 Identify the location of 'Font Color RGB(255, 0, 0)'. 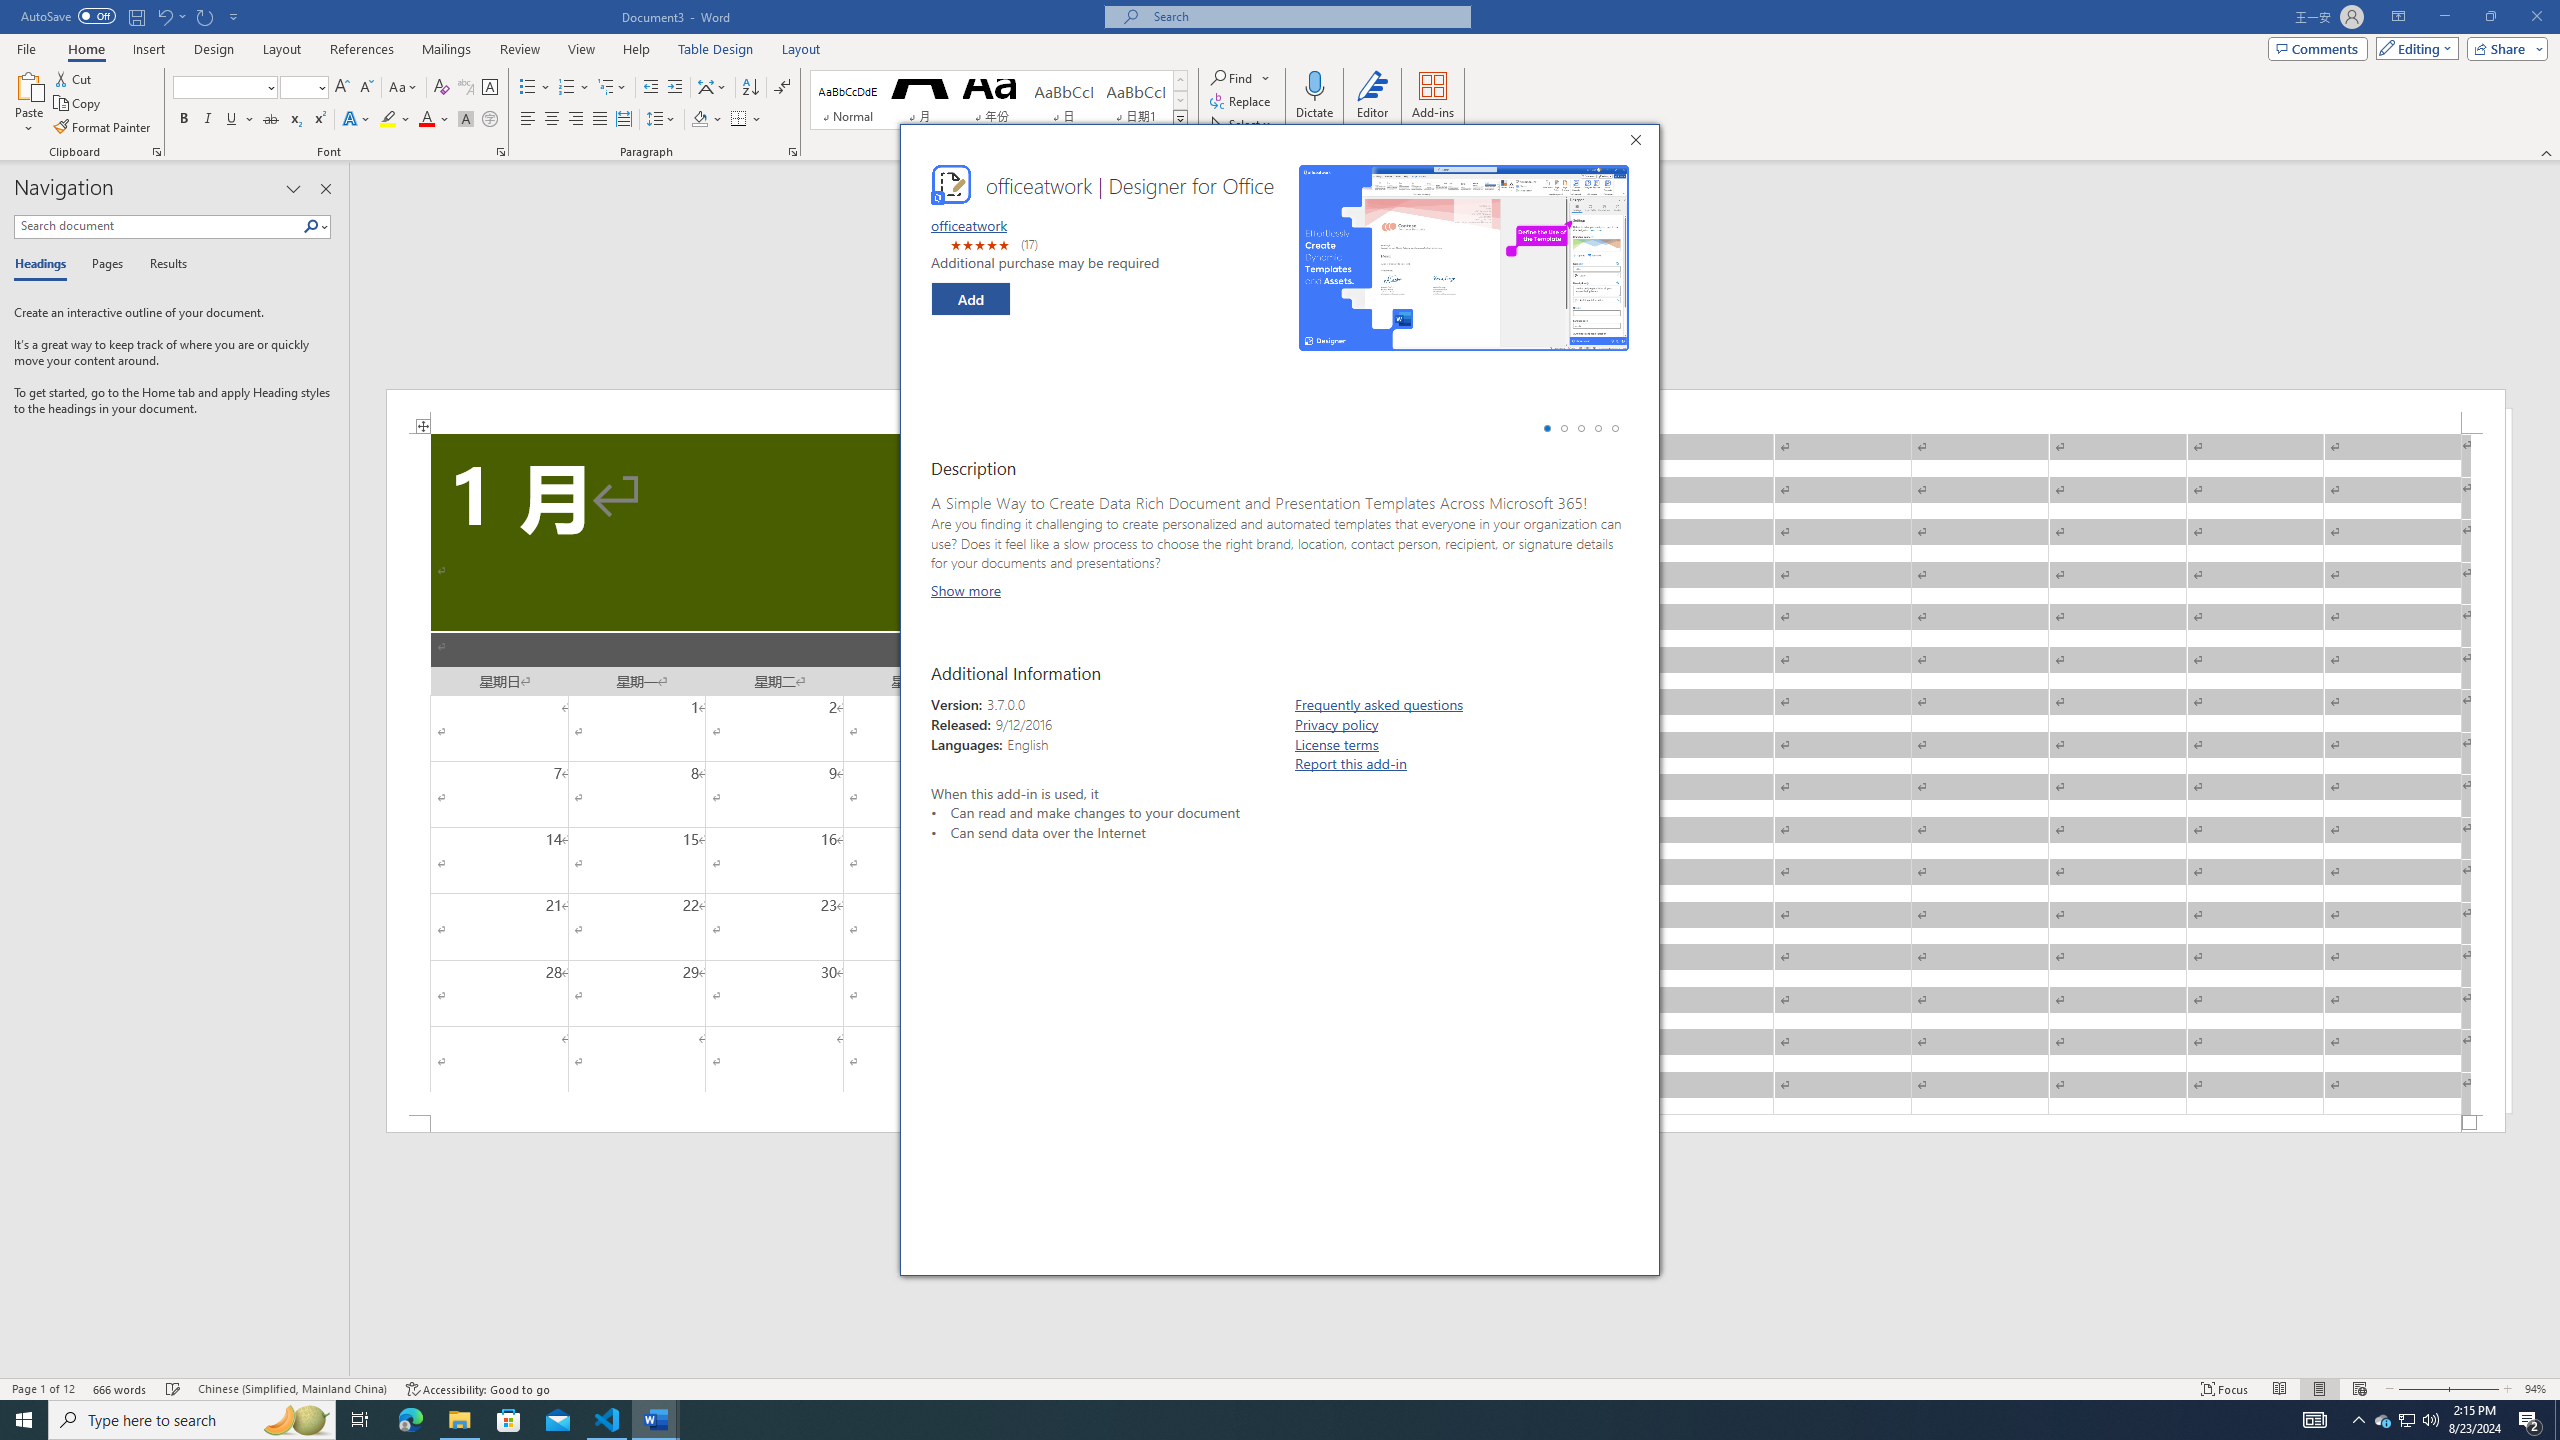
(425, 118).